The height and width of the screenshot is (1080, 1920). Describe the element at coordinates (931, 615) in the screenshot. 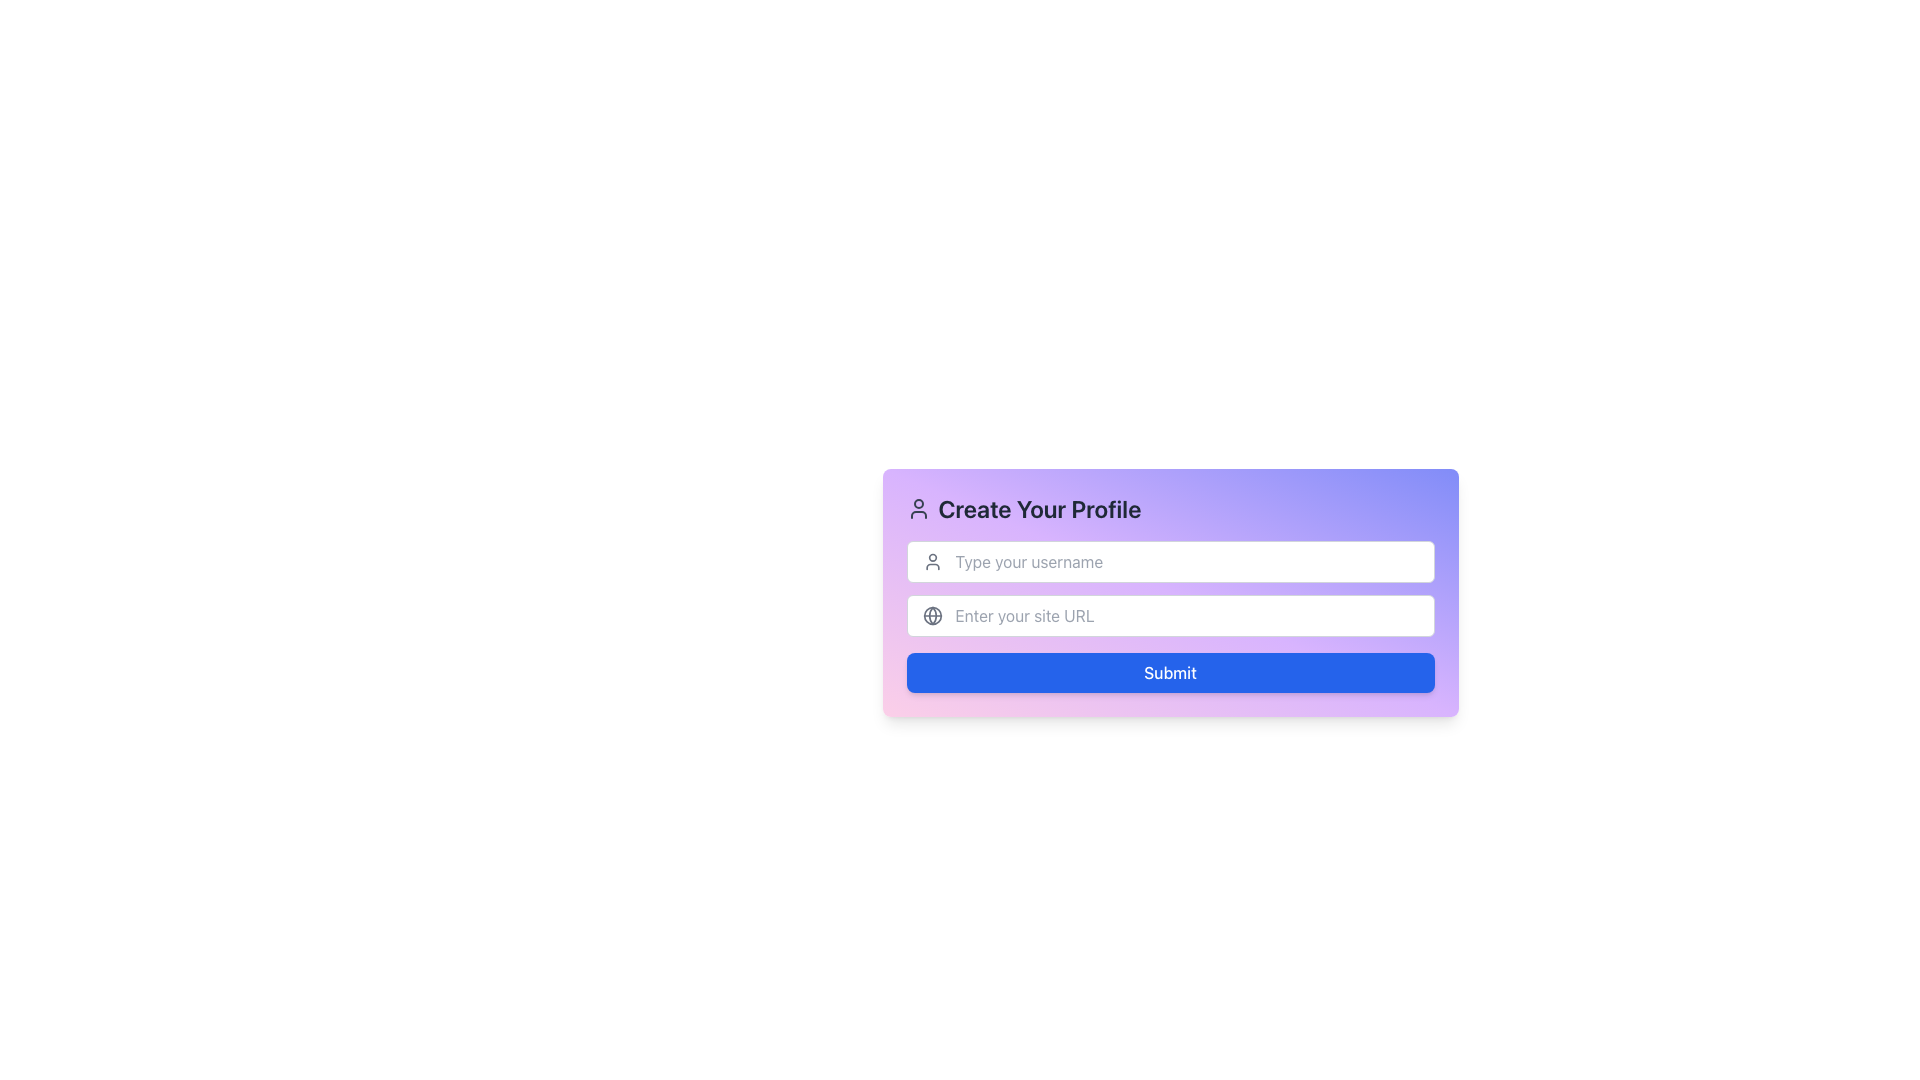

I see `the globe icon that serves as a visual aid for the URL input field, positioned immediately to the left of the input field` at that location.